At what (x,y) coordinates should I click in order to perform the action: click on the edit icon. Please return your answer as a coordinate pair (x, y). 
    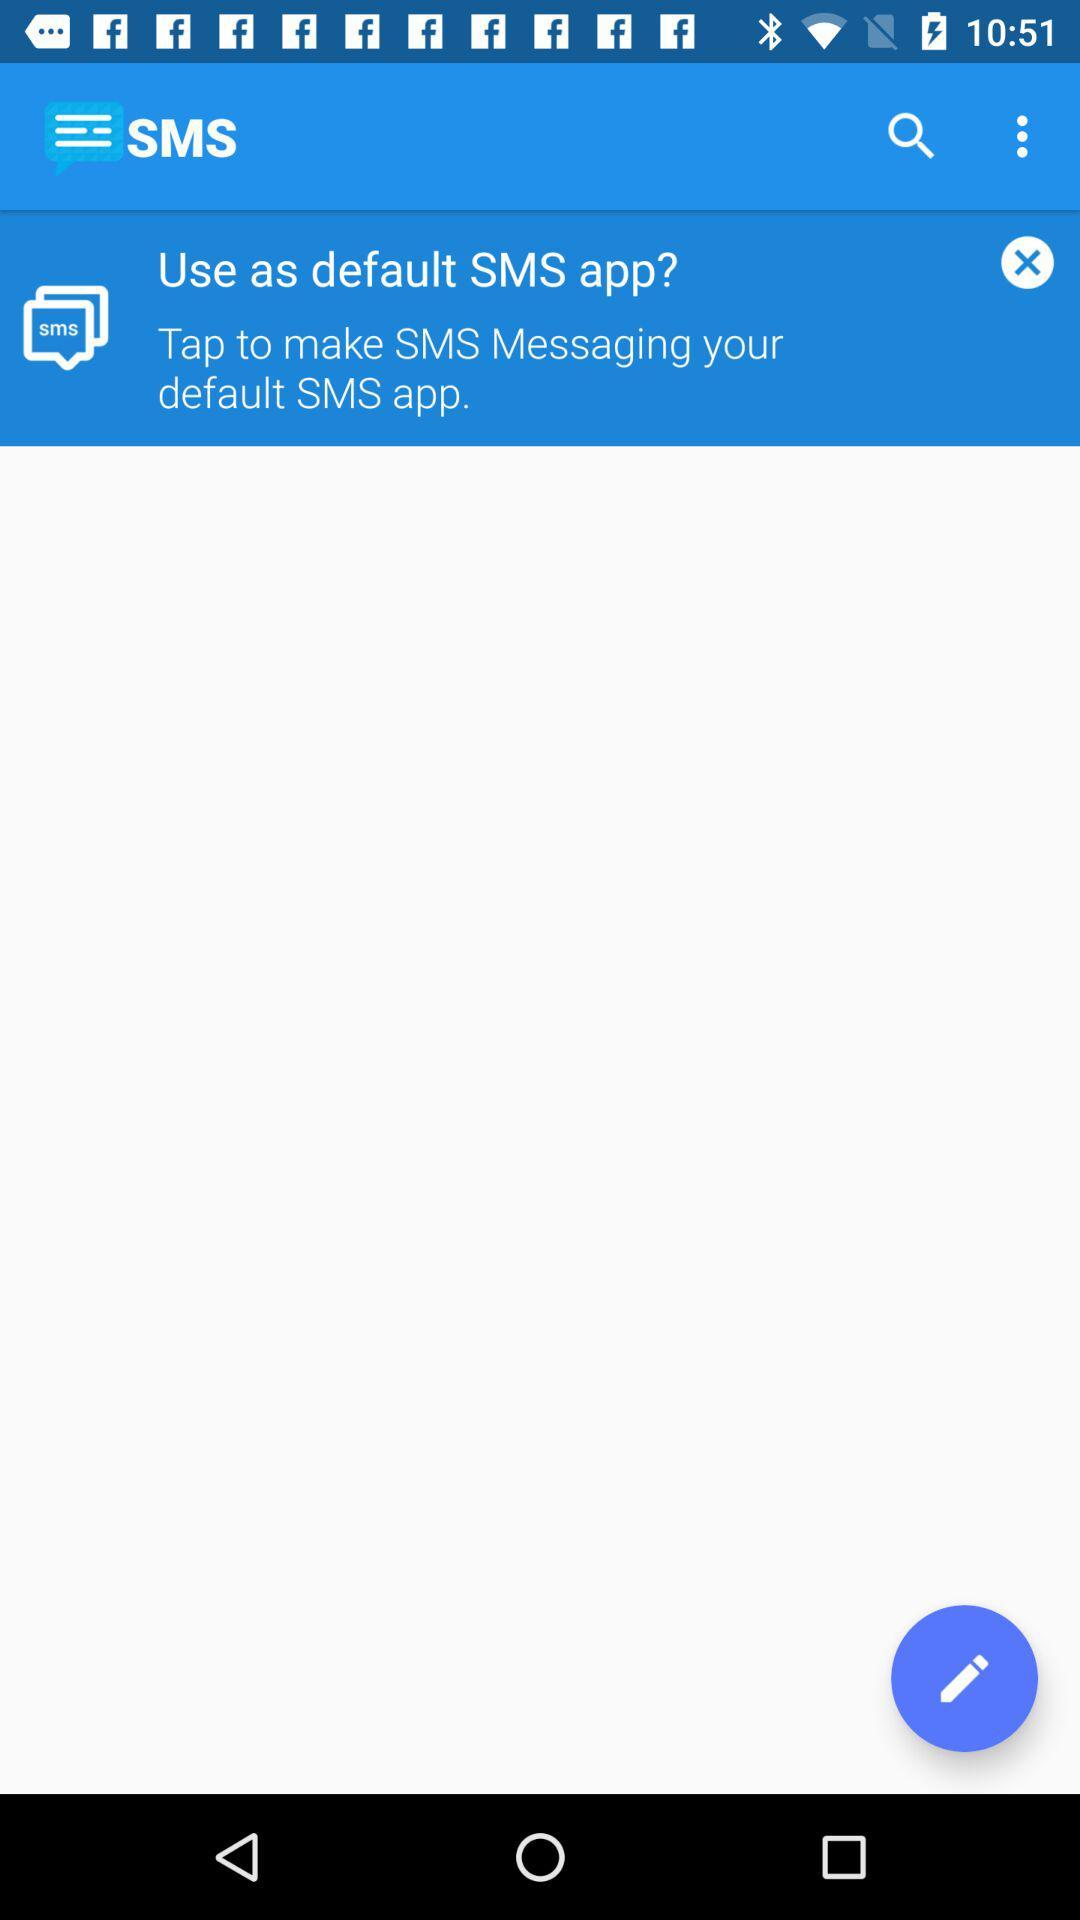
    Looking at the image, I should click on (963, 1678).